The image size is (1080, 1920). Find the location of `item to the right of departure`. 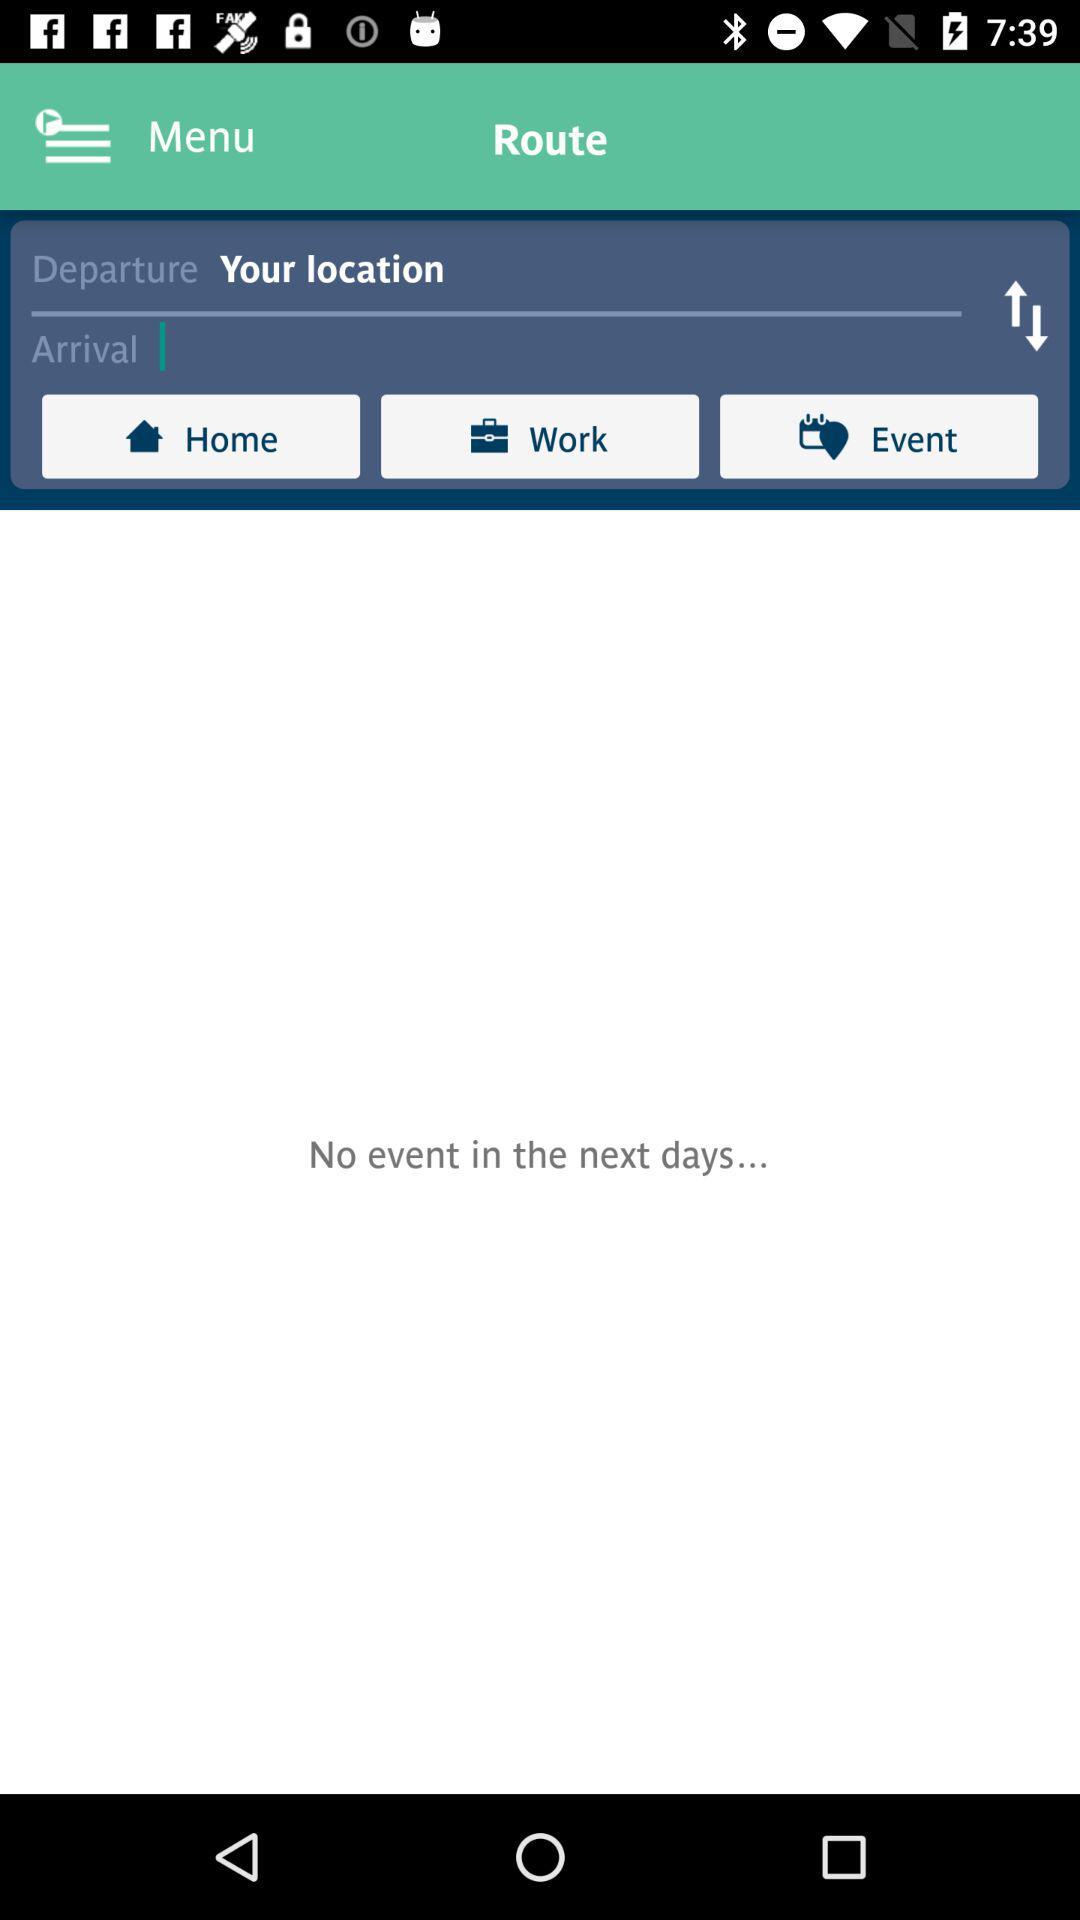

item to the right of departure is located at coordinates (600, 264).